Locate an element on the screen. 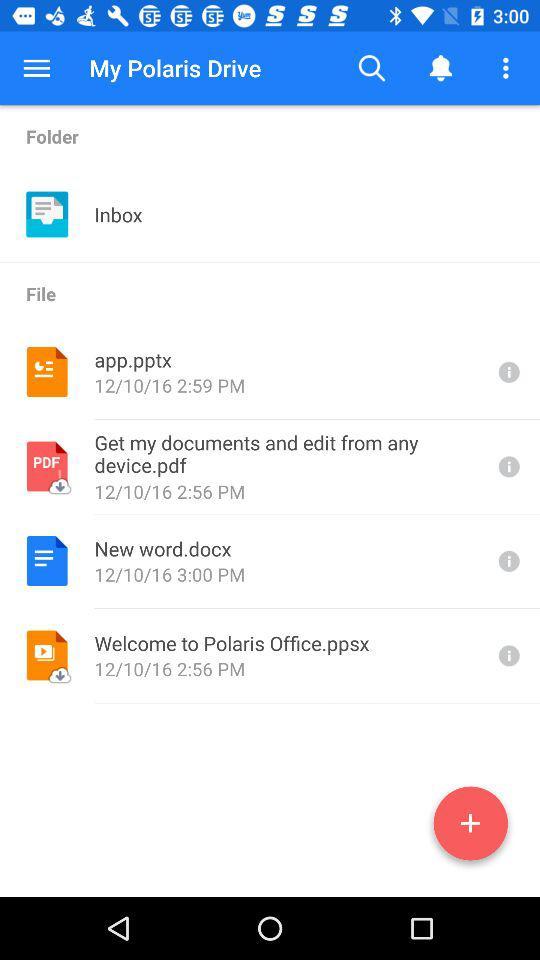 The height and width of the screenshot is (960, 540). the button next to the my polaris drive button is located at coordinates (36, 68).